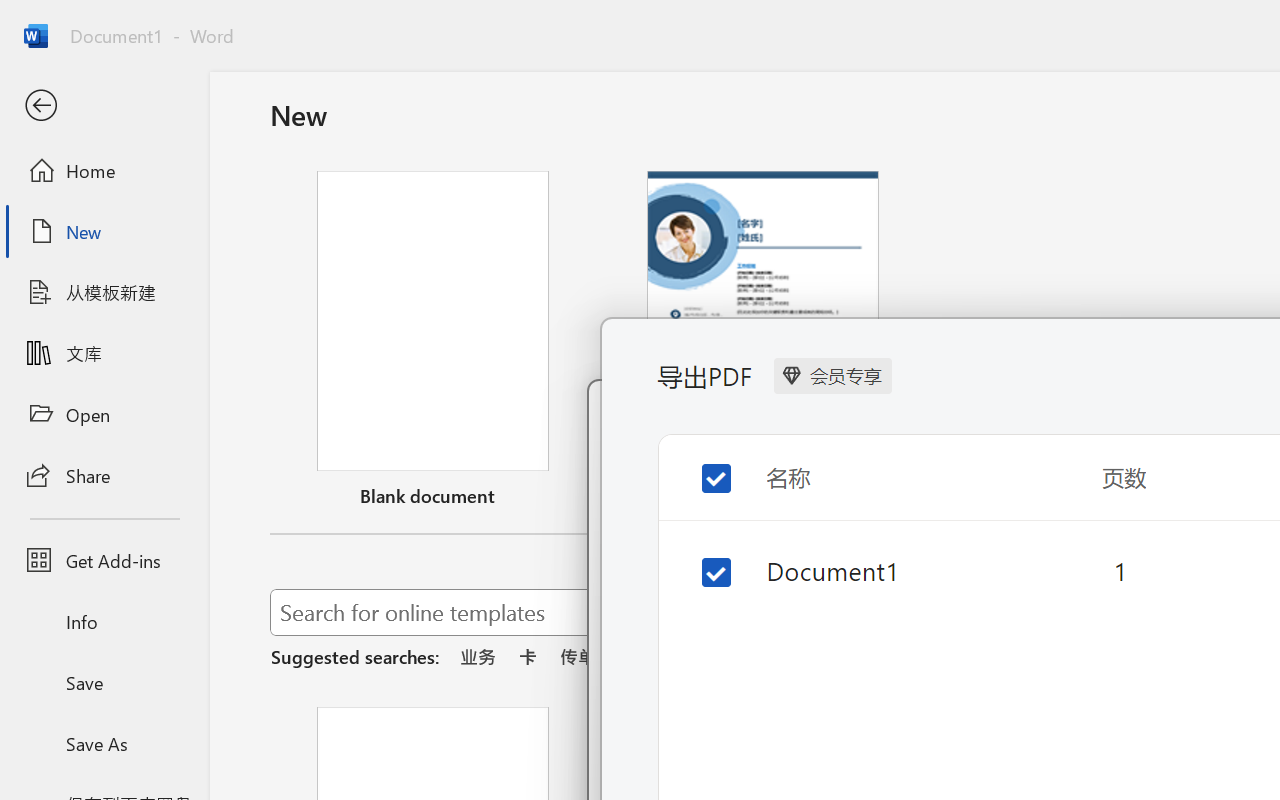 This screenshot has width=1280, height=800. Describe the element at coordinates (103, 105) in the screenshot. I see `'Back'` at that location.